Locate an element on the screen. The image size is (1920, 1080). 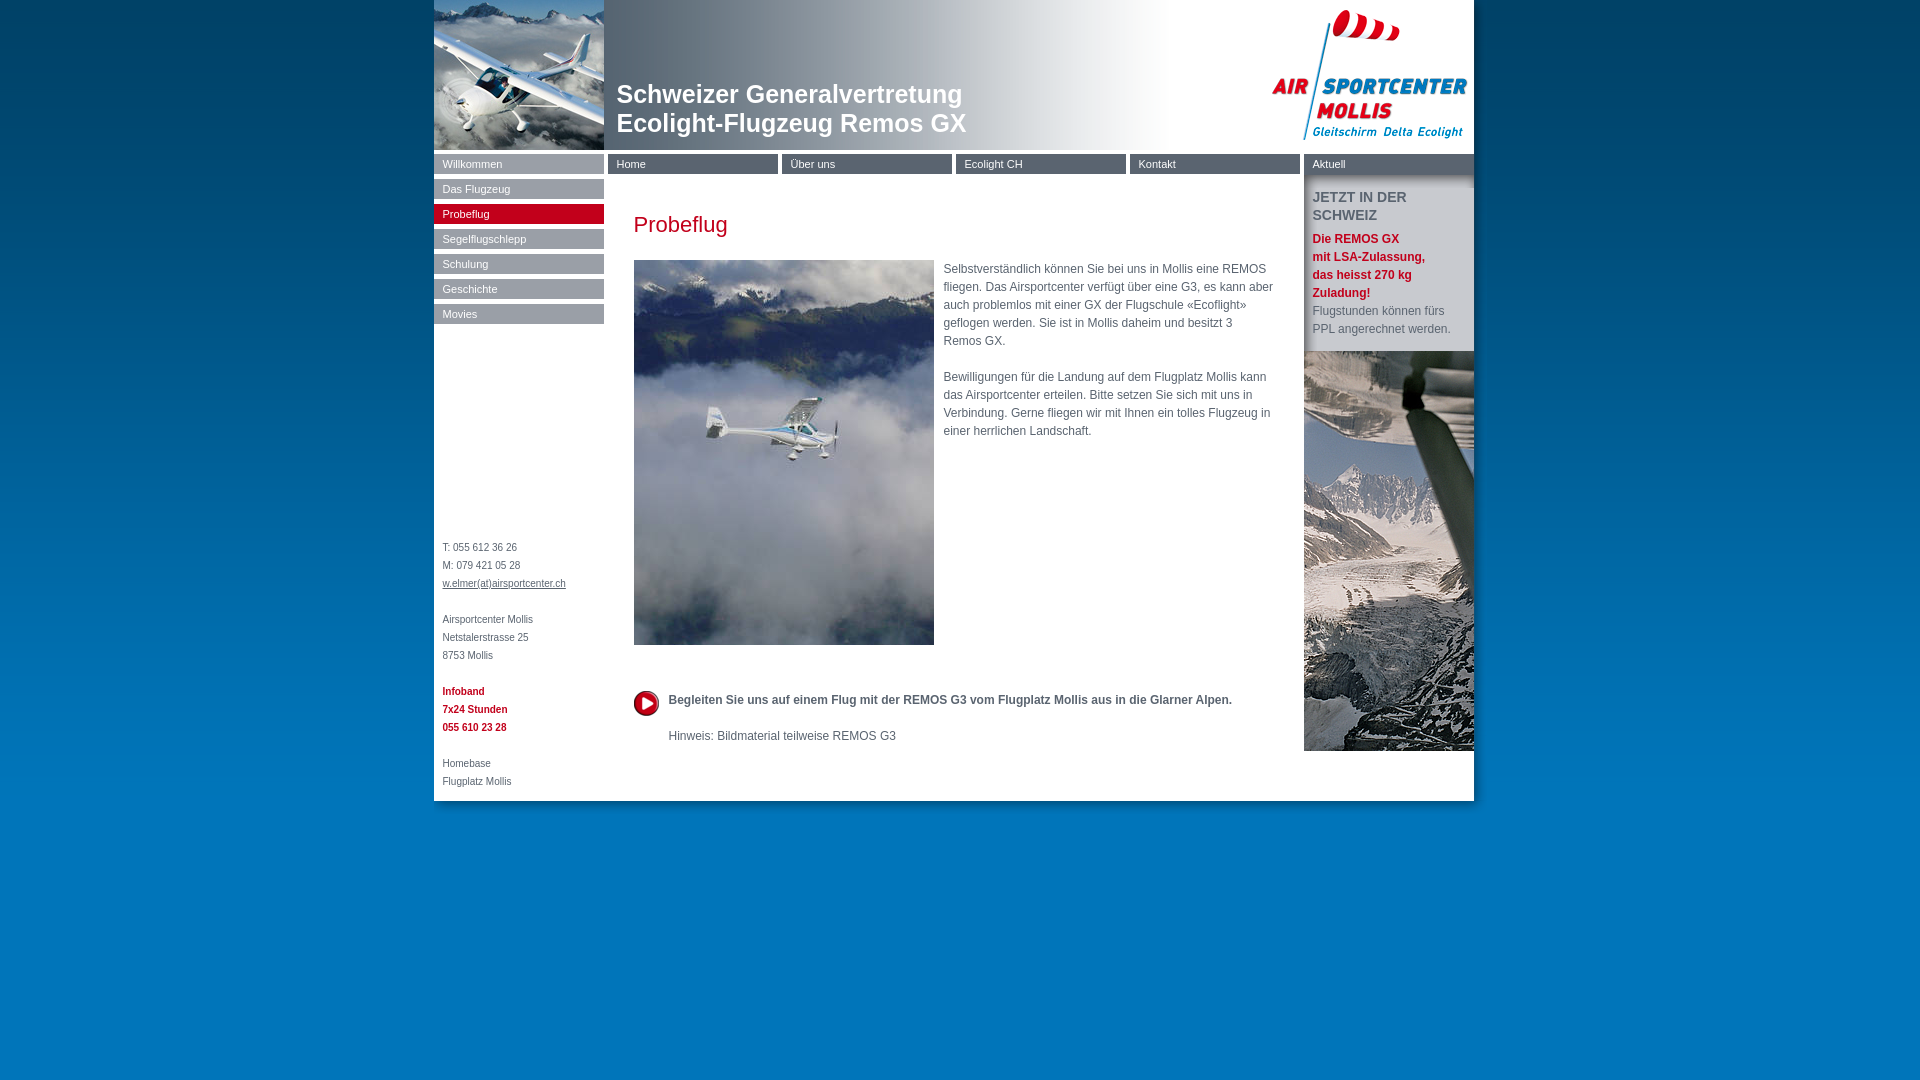
'w.elmer(at)airsportcenter.ch' is located at coordinates (503, 583).